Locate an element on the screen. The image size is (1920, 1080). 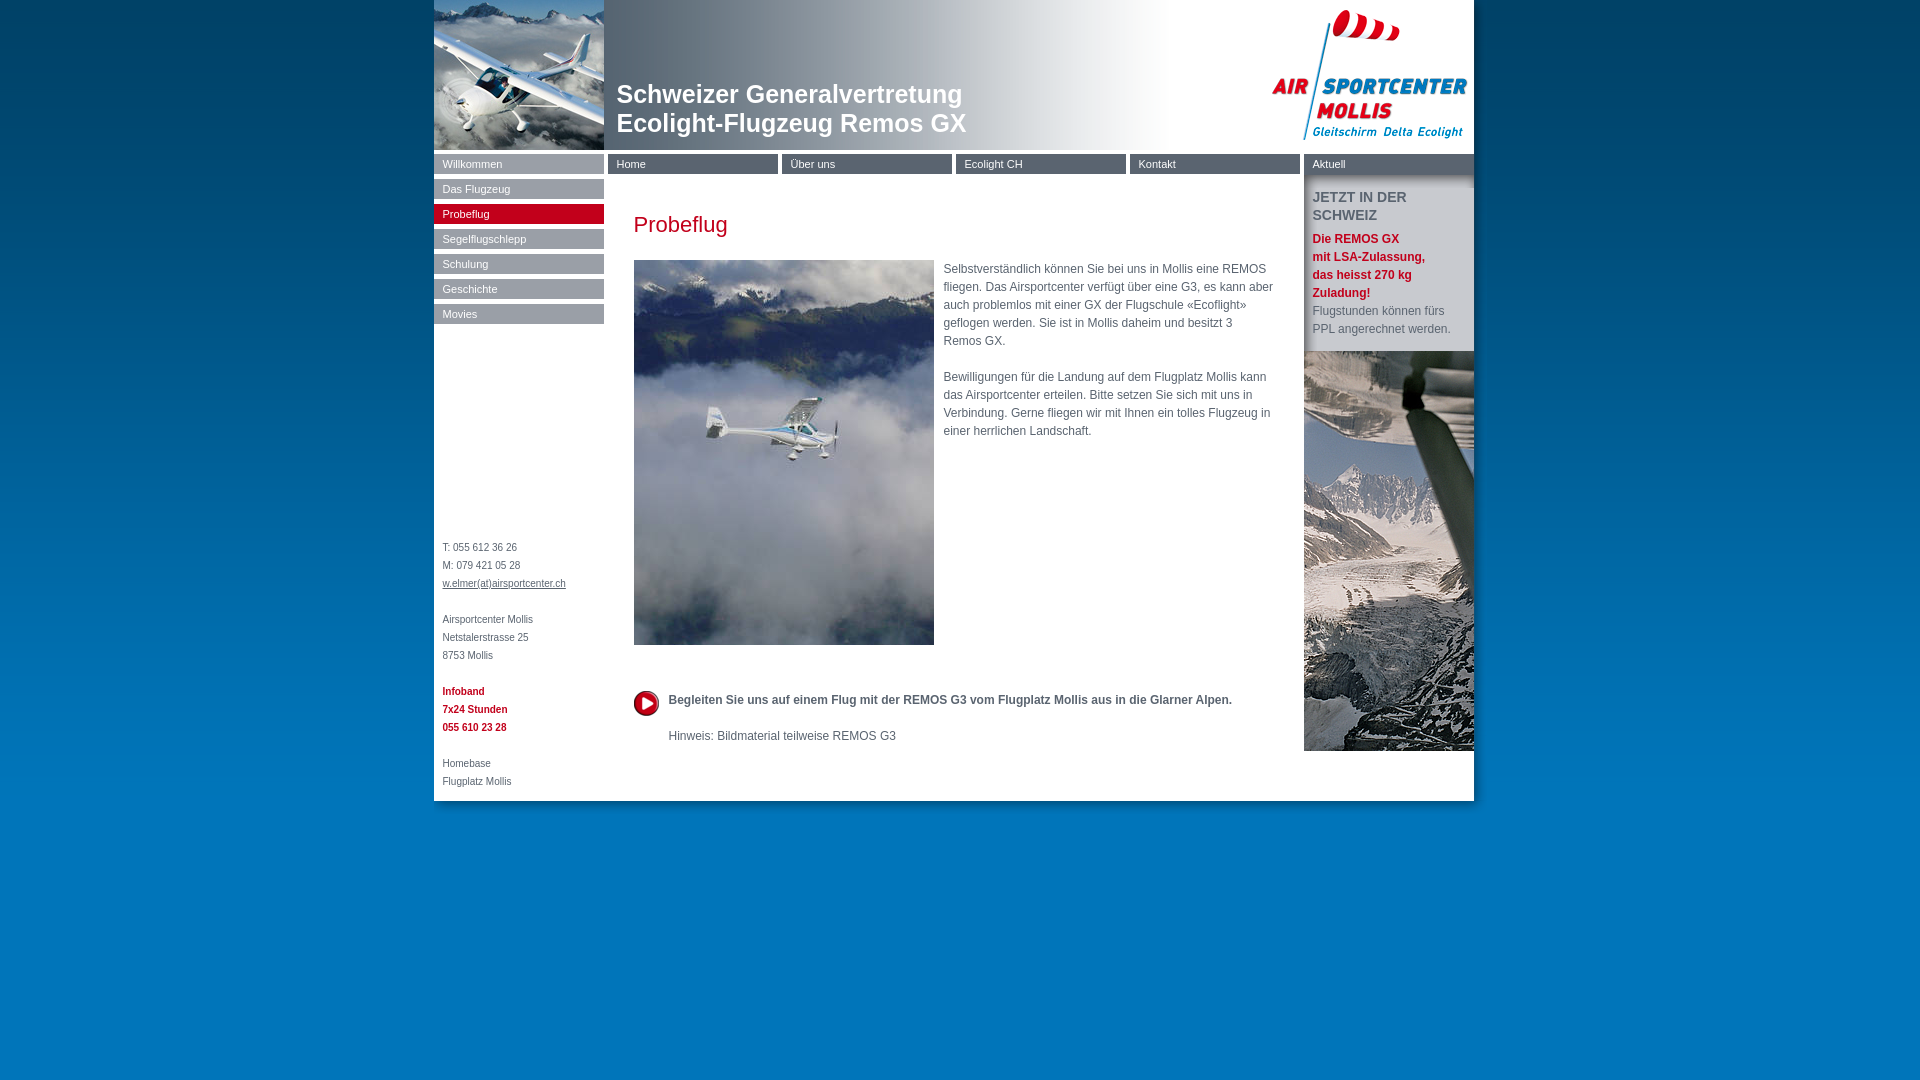
'w.elmer(at)airsportcenter.ch' is located at coordinates (503, 583).